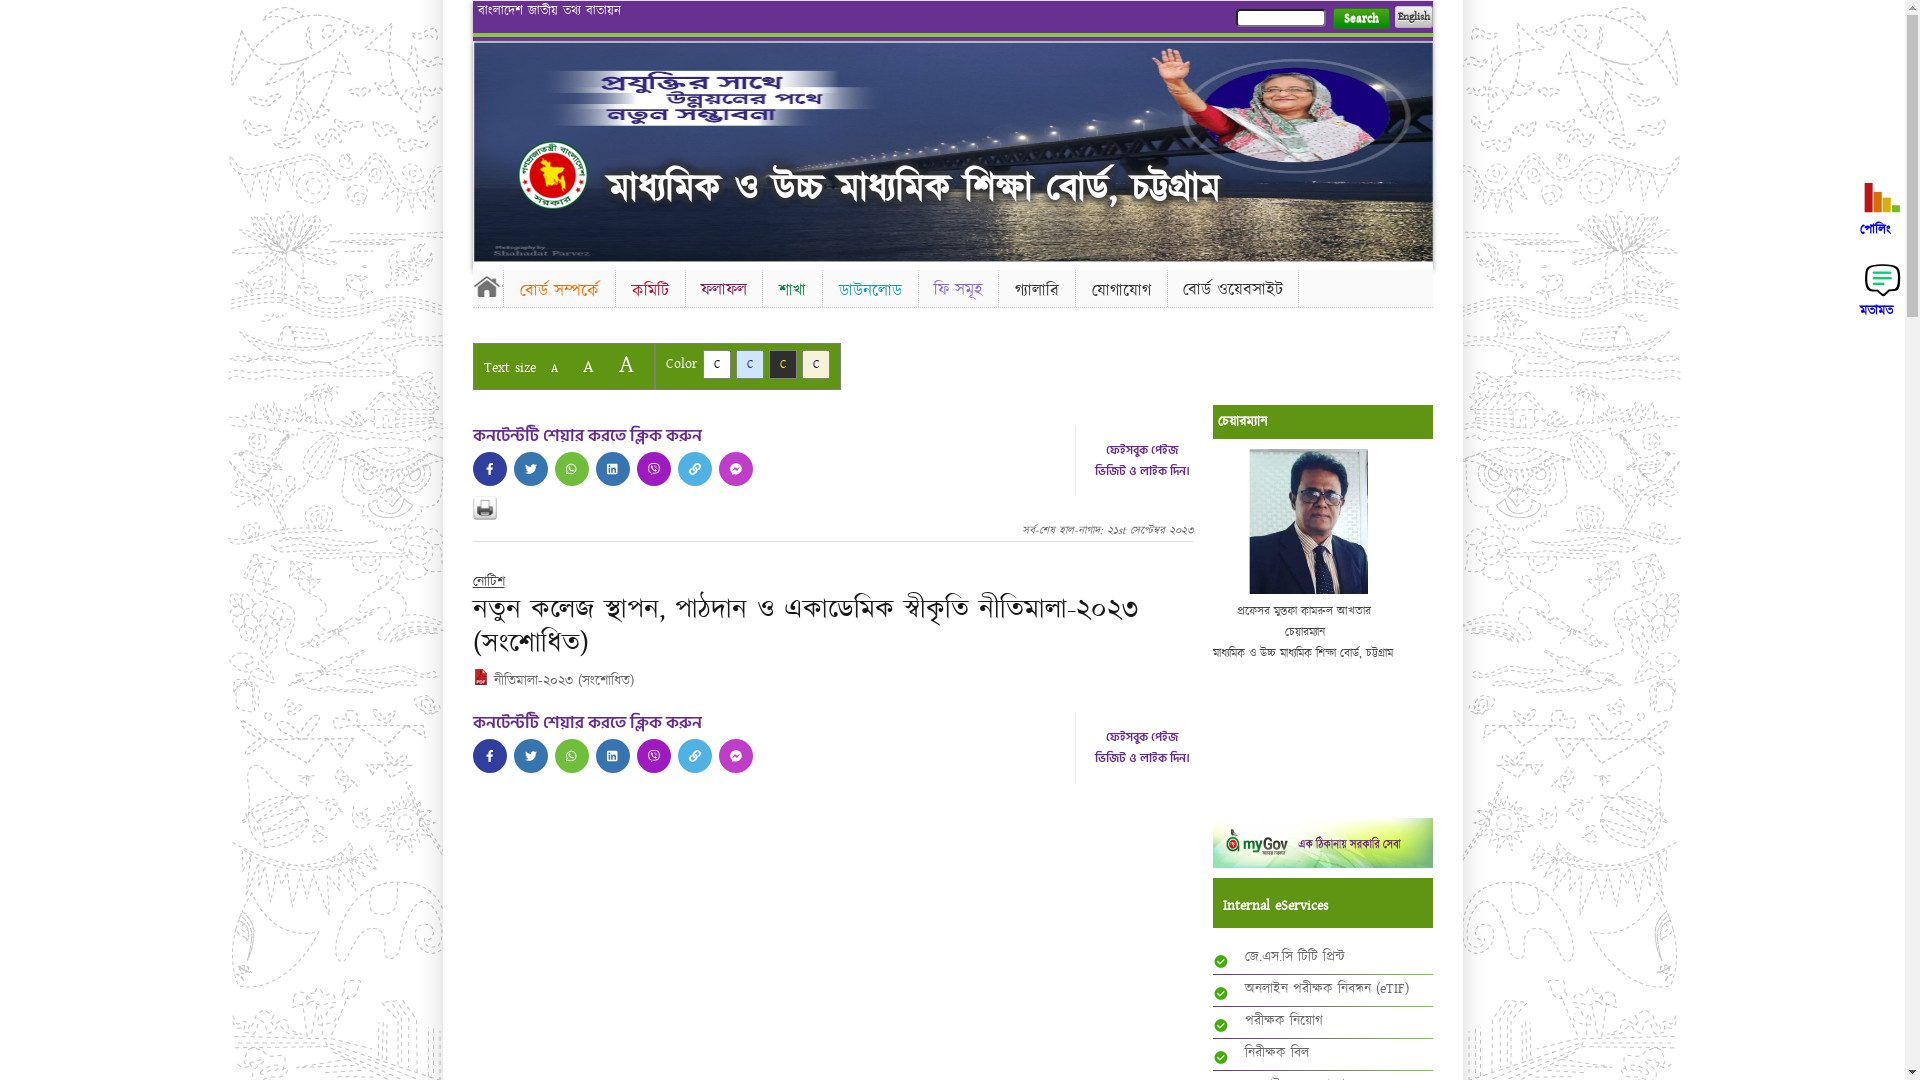  What do you see at coordinates (781, 364) in the screenshot?
I see `'C'` at bounding box center [781, 364].